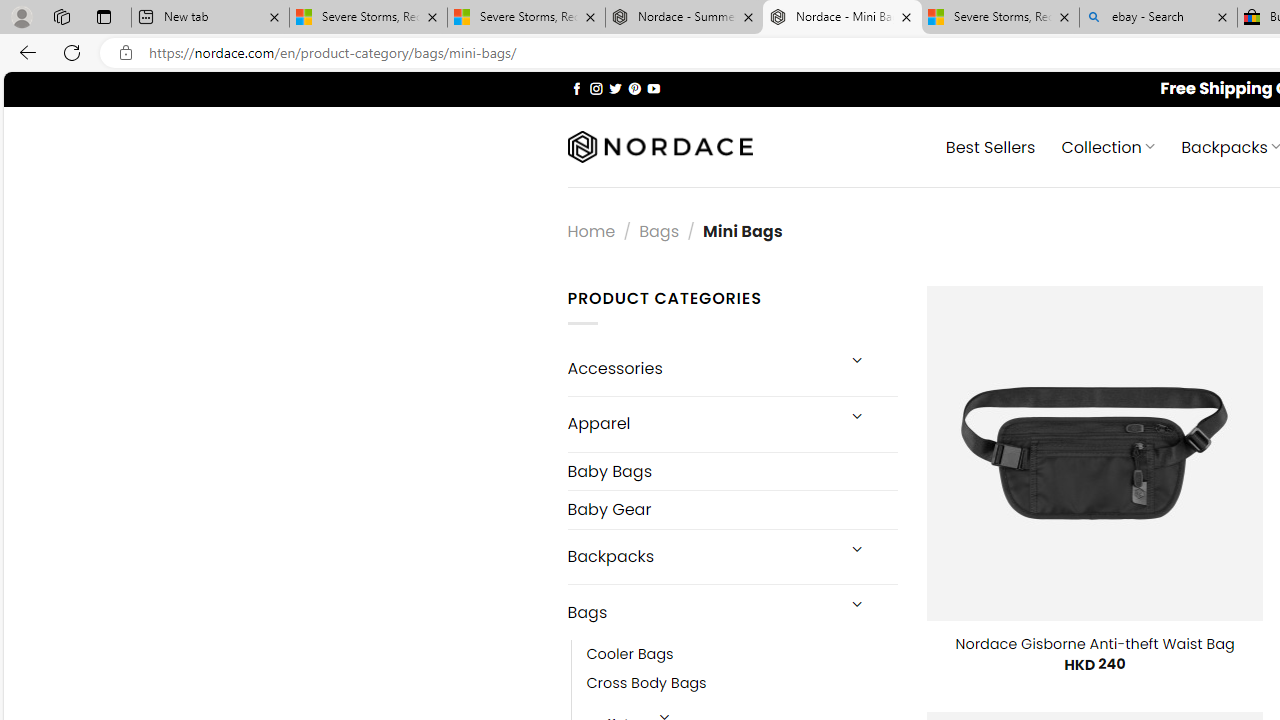  What do you see at coordinates (741, 655) in the screenshot?
I see `'Cooler Bags'` at bounding box center [741, 655].